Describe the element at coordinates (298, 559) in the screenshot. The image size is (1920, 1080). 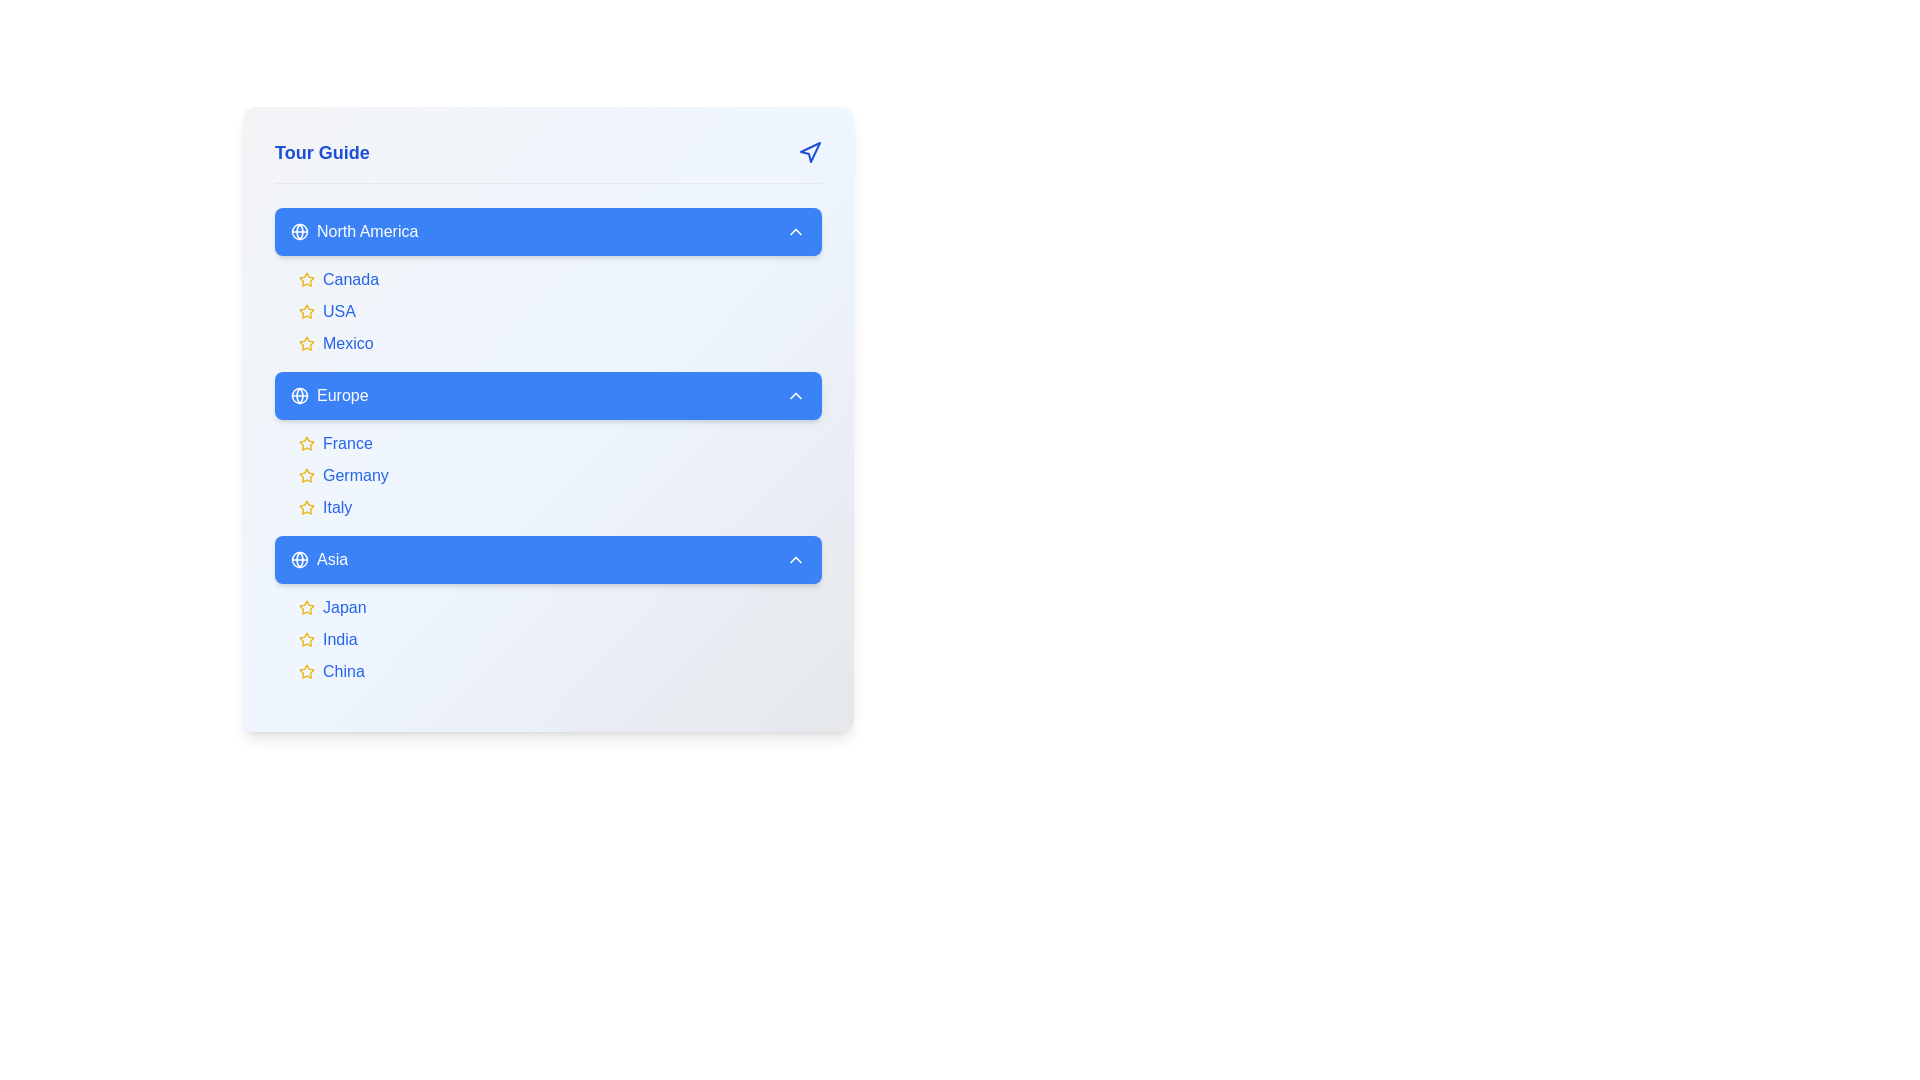
I see `the 'Asia' section icon, which is visually identifiable within the blue selection box and positioned to the left of the word 'Asia'` at that location.